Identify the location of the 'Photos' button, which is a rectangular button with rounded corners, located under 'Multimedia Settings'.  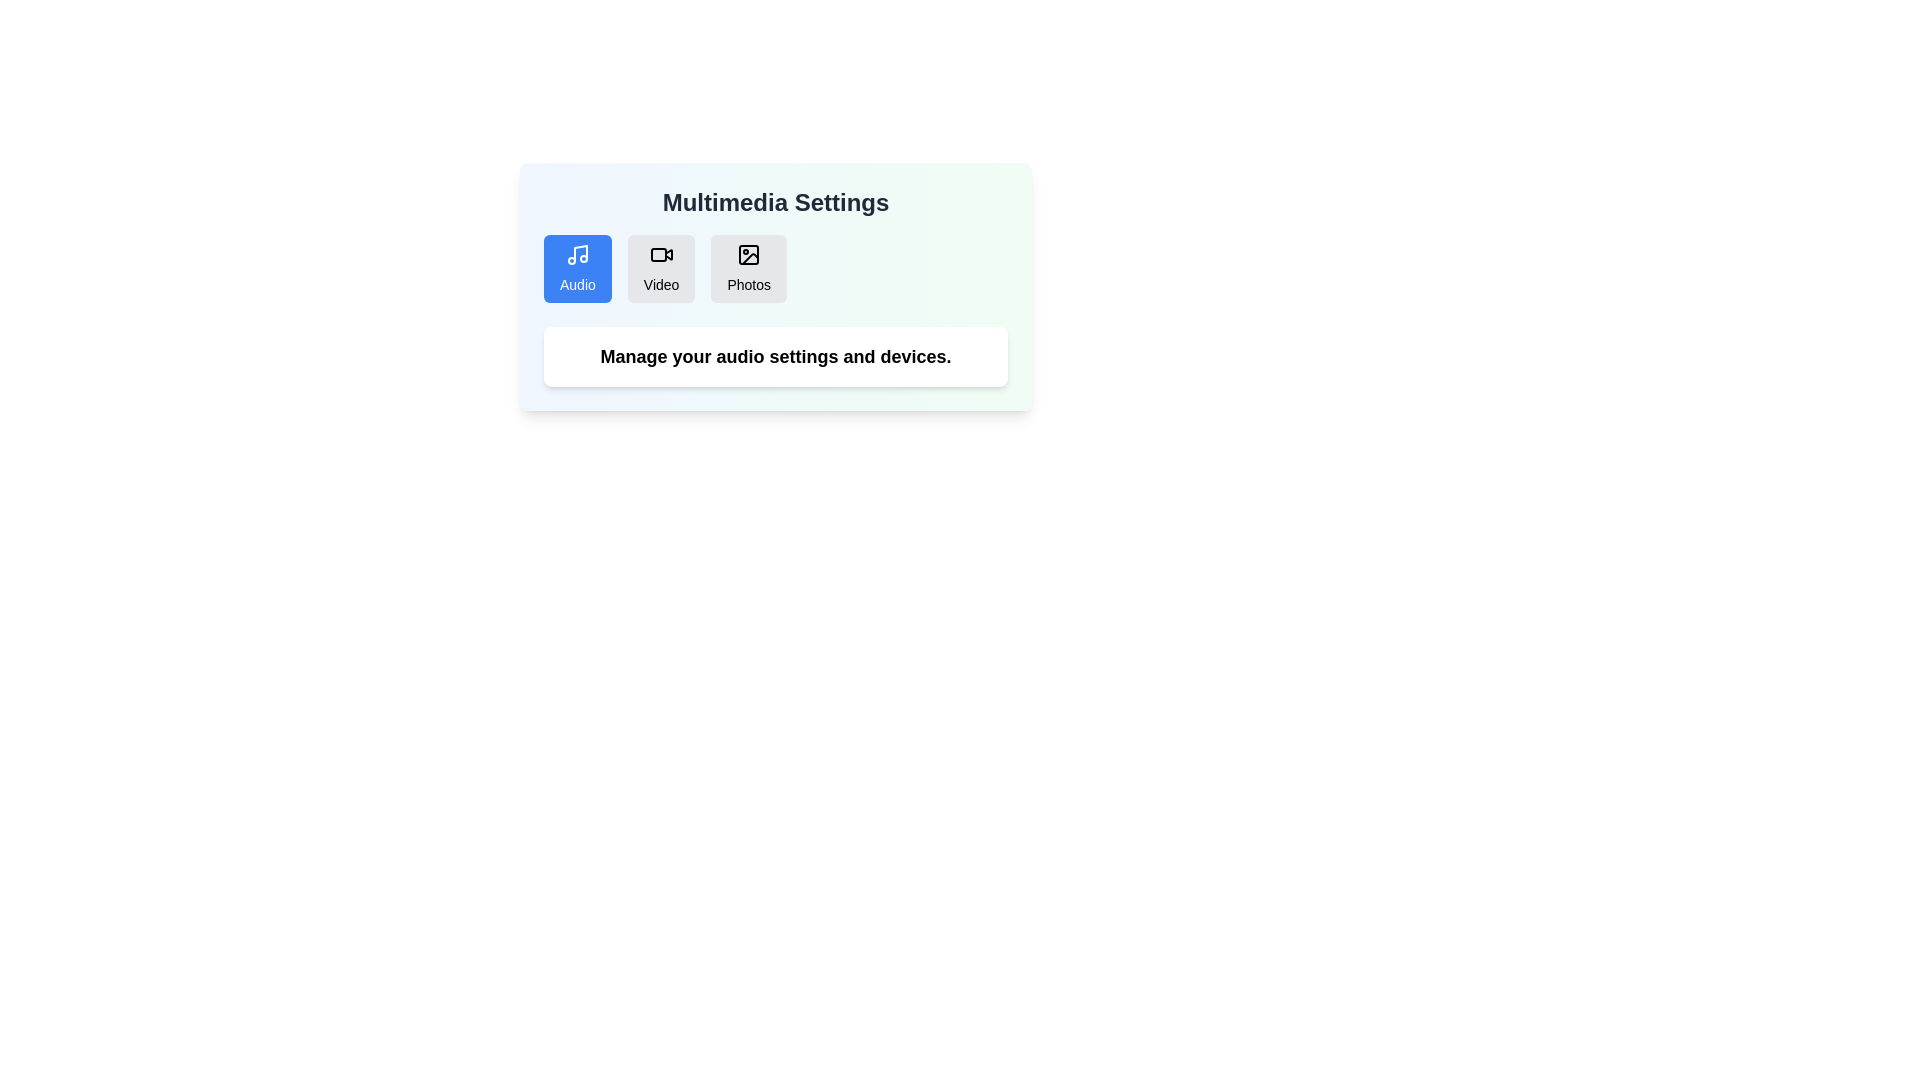
(748, 268).